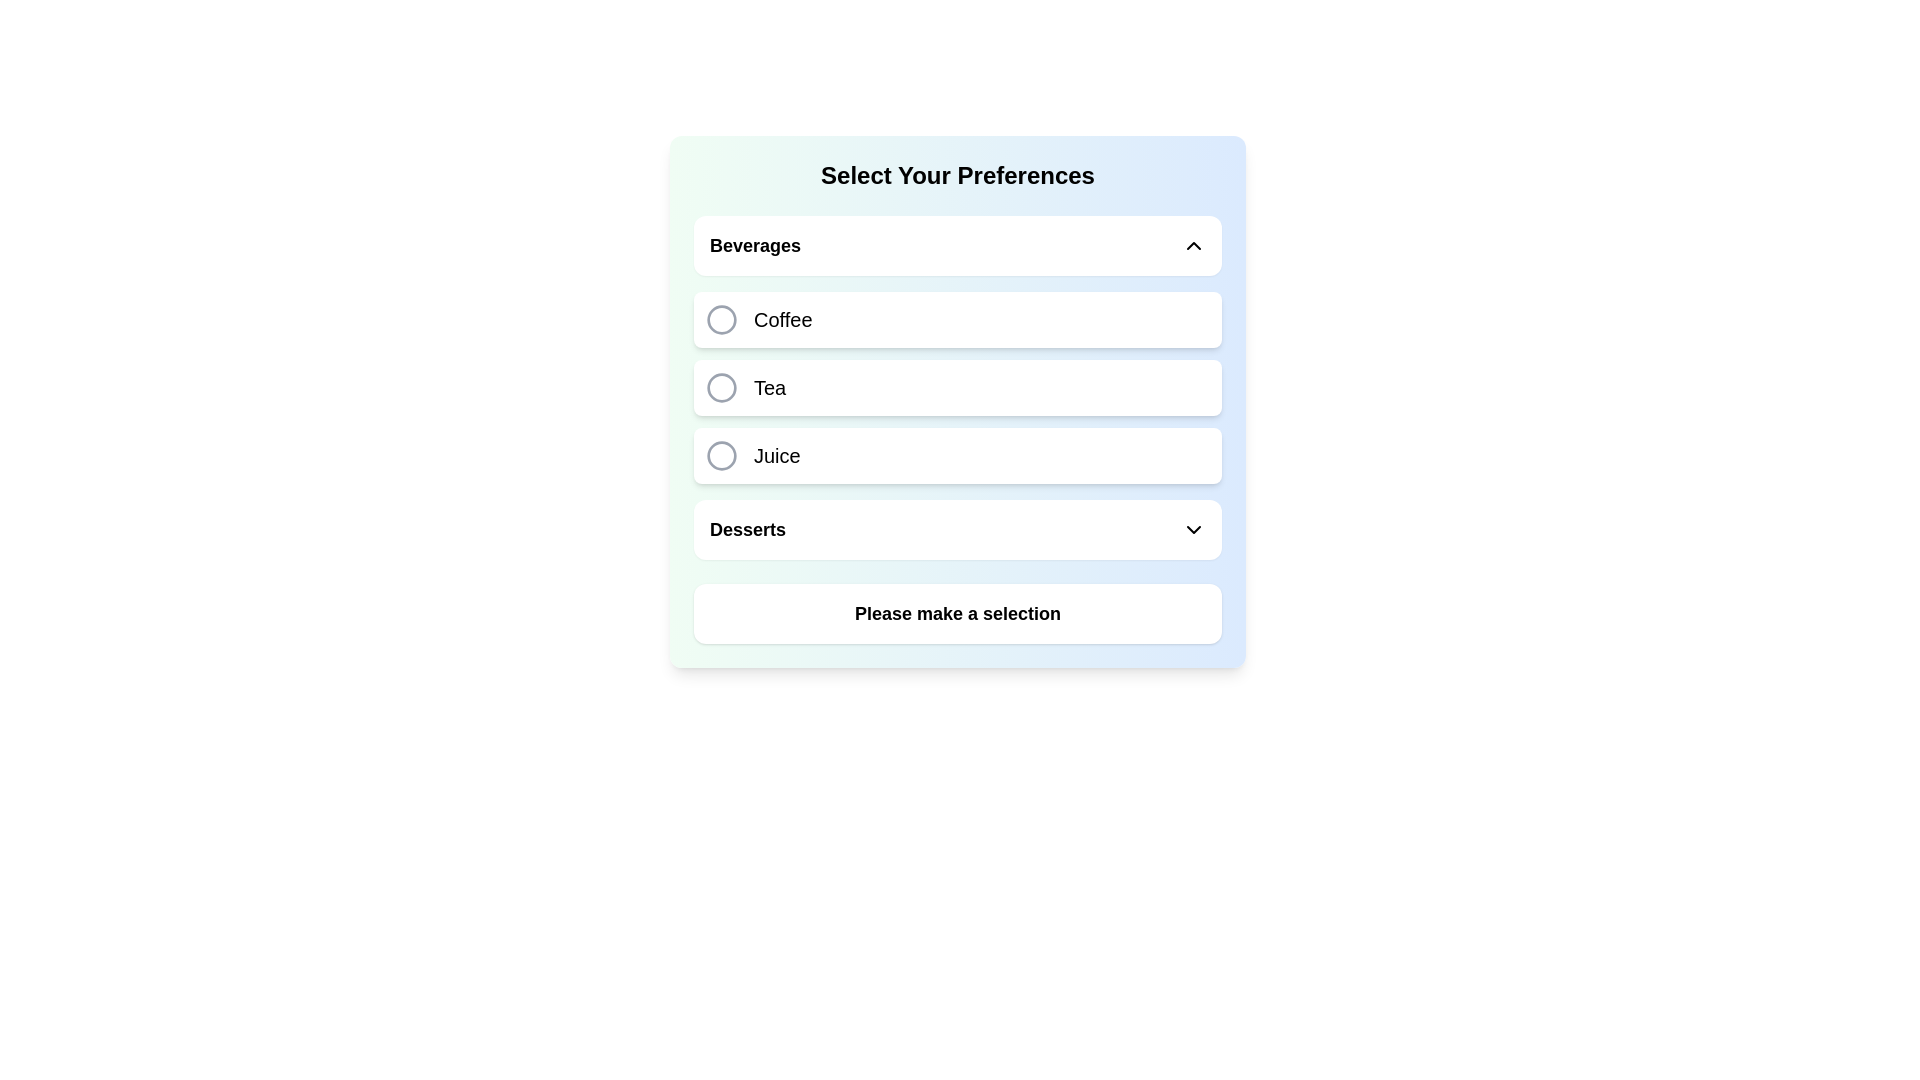 The height and width of the screenshot is (1080, 1920). What do you see at coordinates (720, 388) in the screenshot?
I see `the 'Tea' radio button option within the 'Beverages' category` at bounding box center [720, 388].